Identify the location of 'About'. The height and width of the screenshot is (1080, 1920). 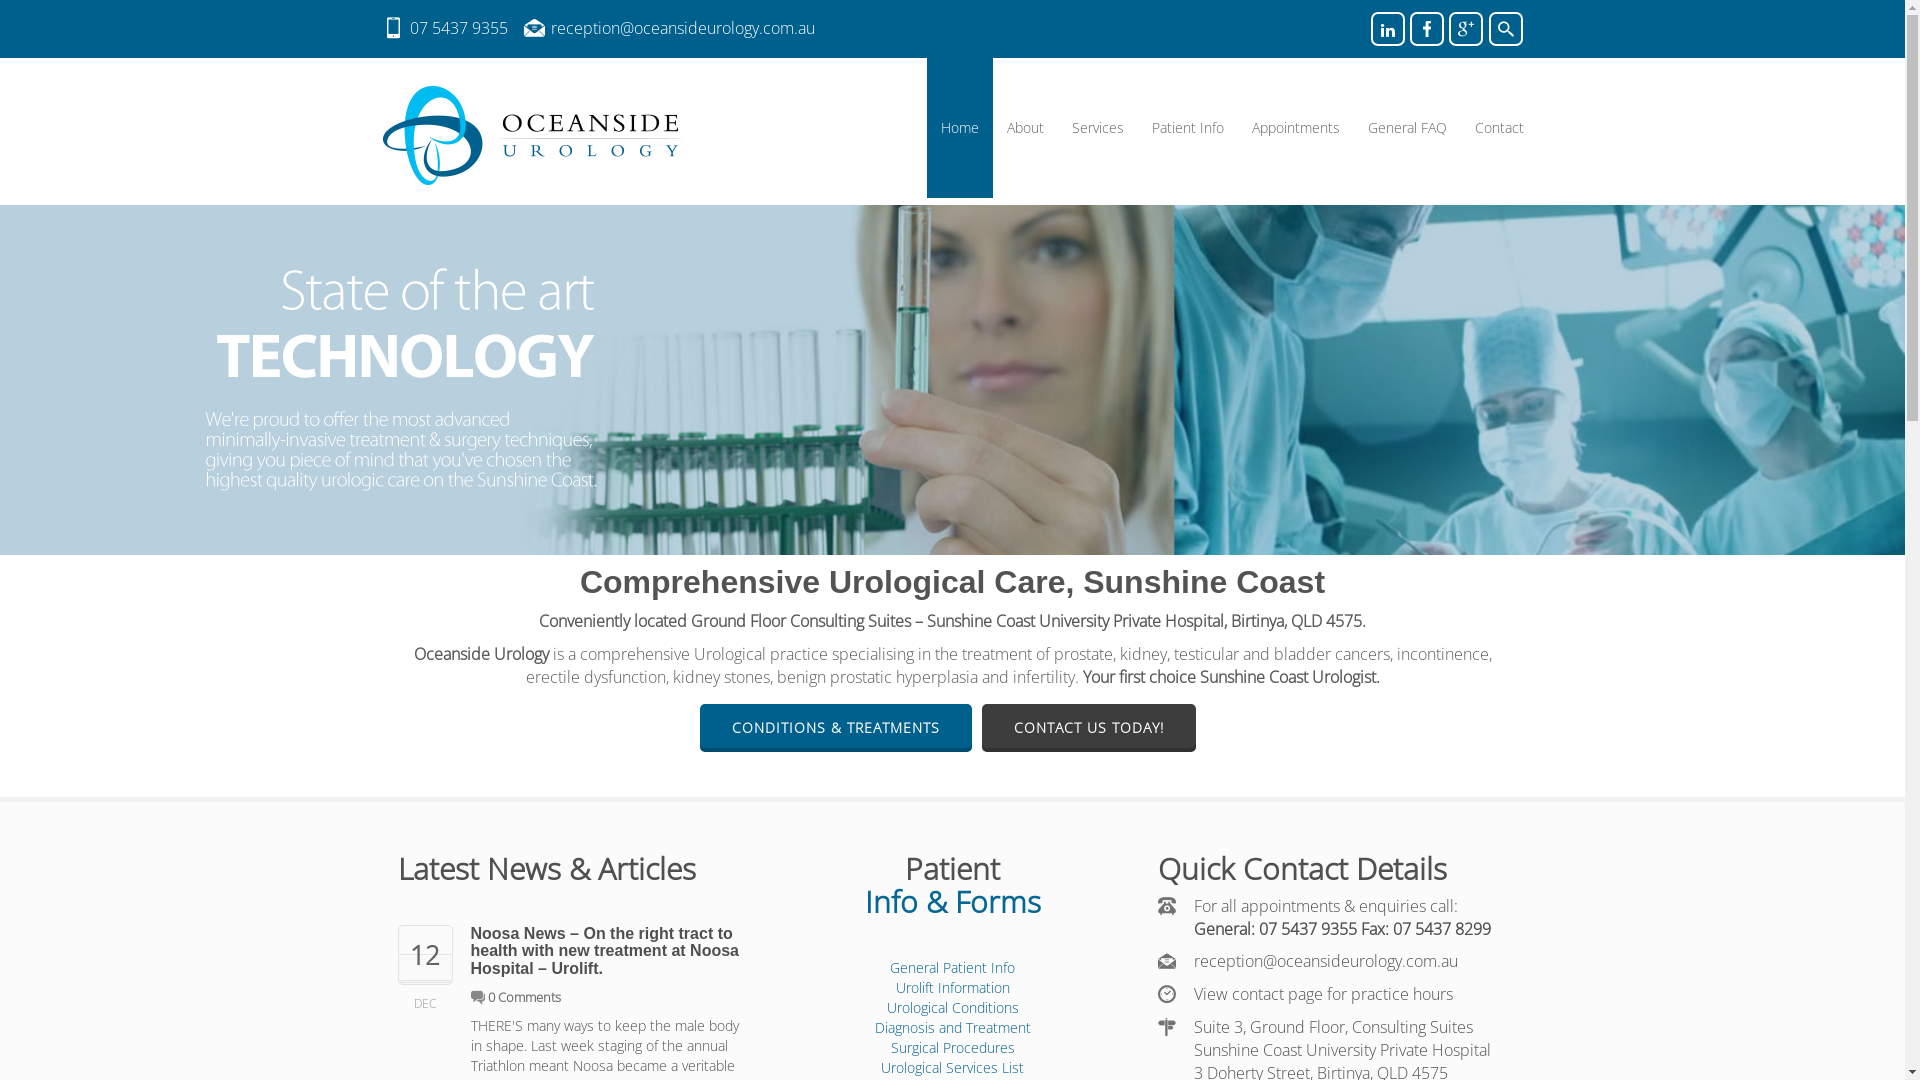
(1024, 127).